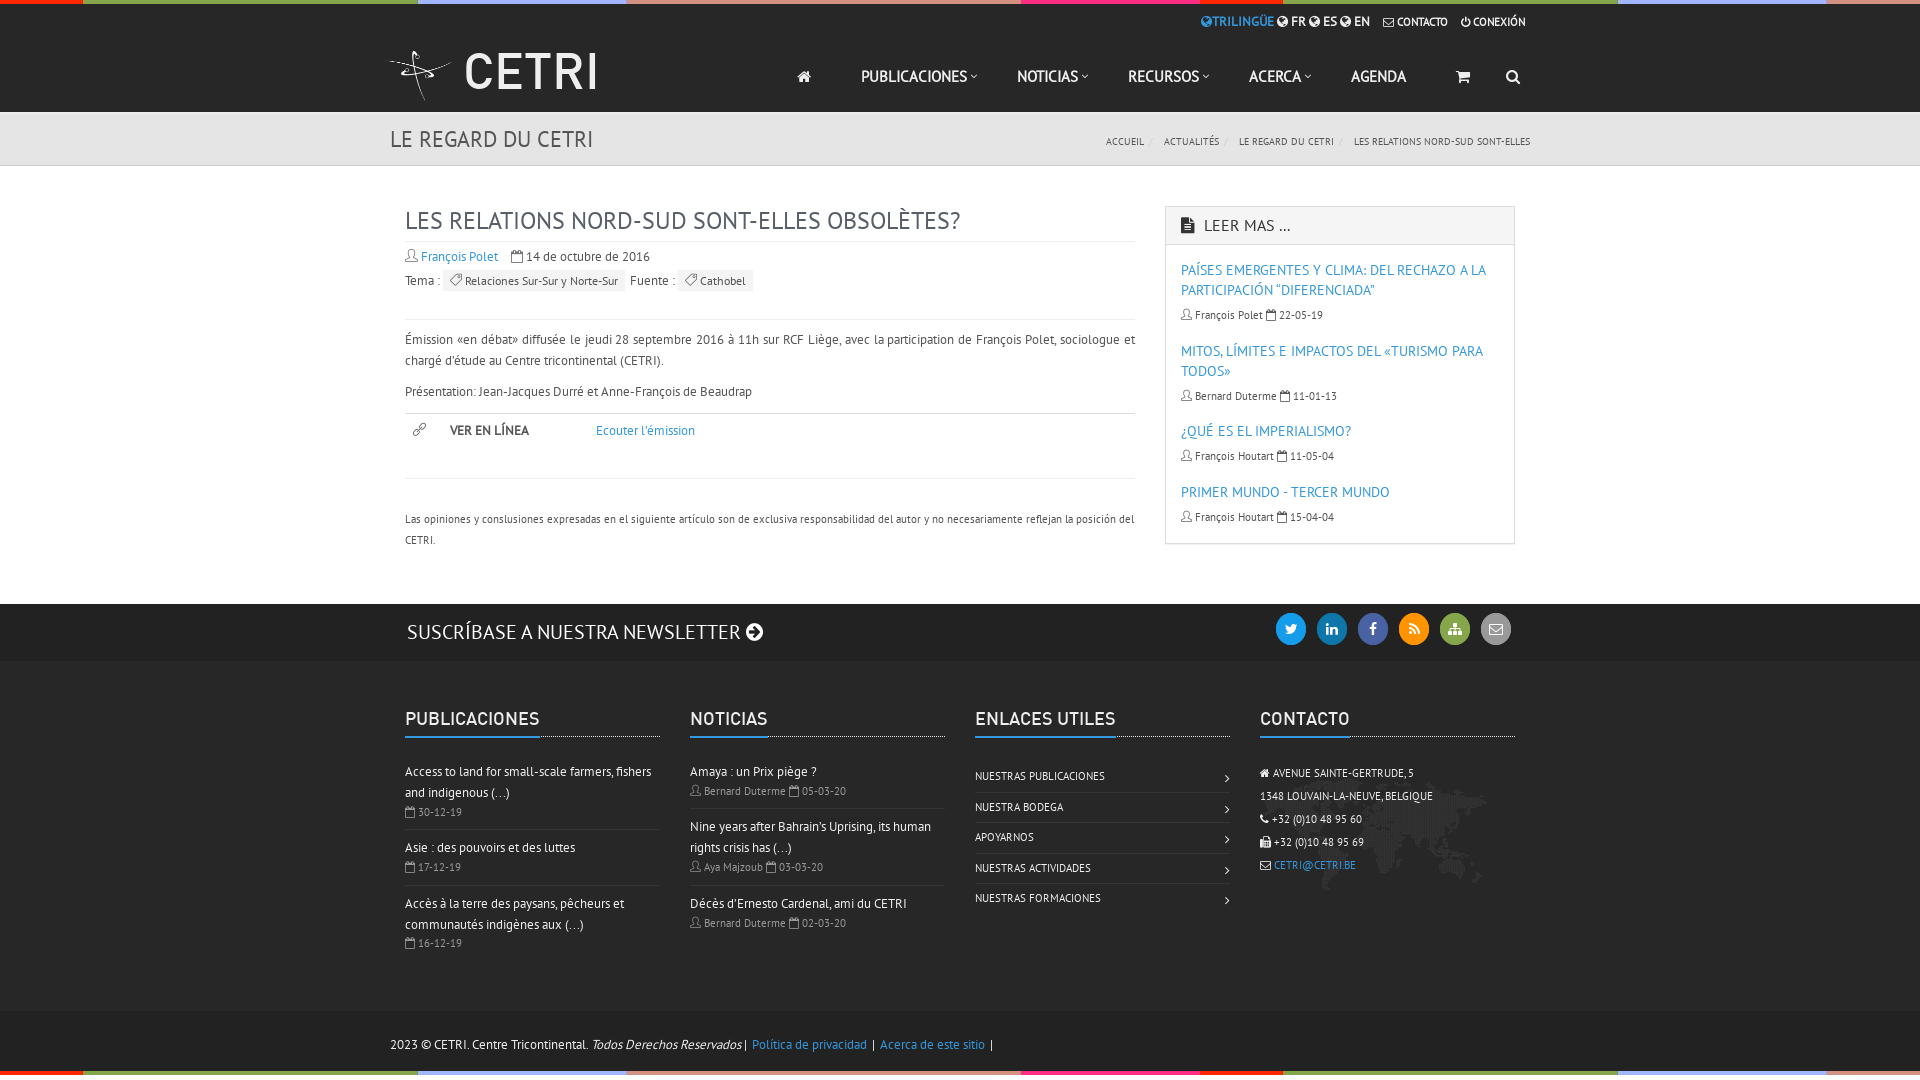 The image size is (1920, 1080). I want to click on 'Boutique', so click(1463, 84).